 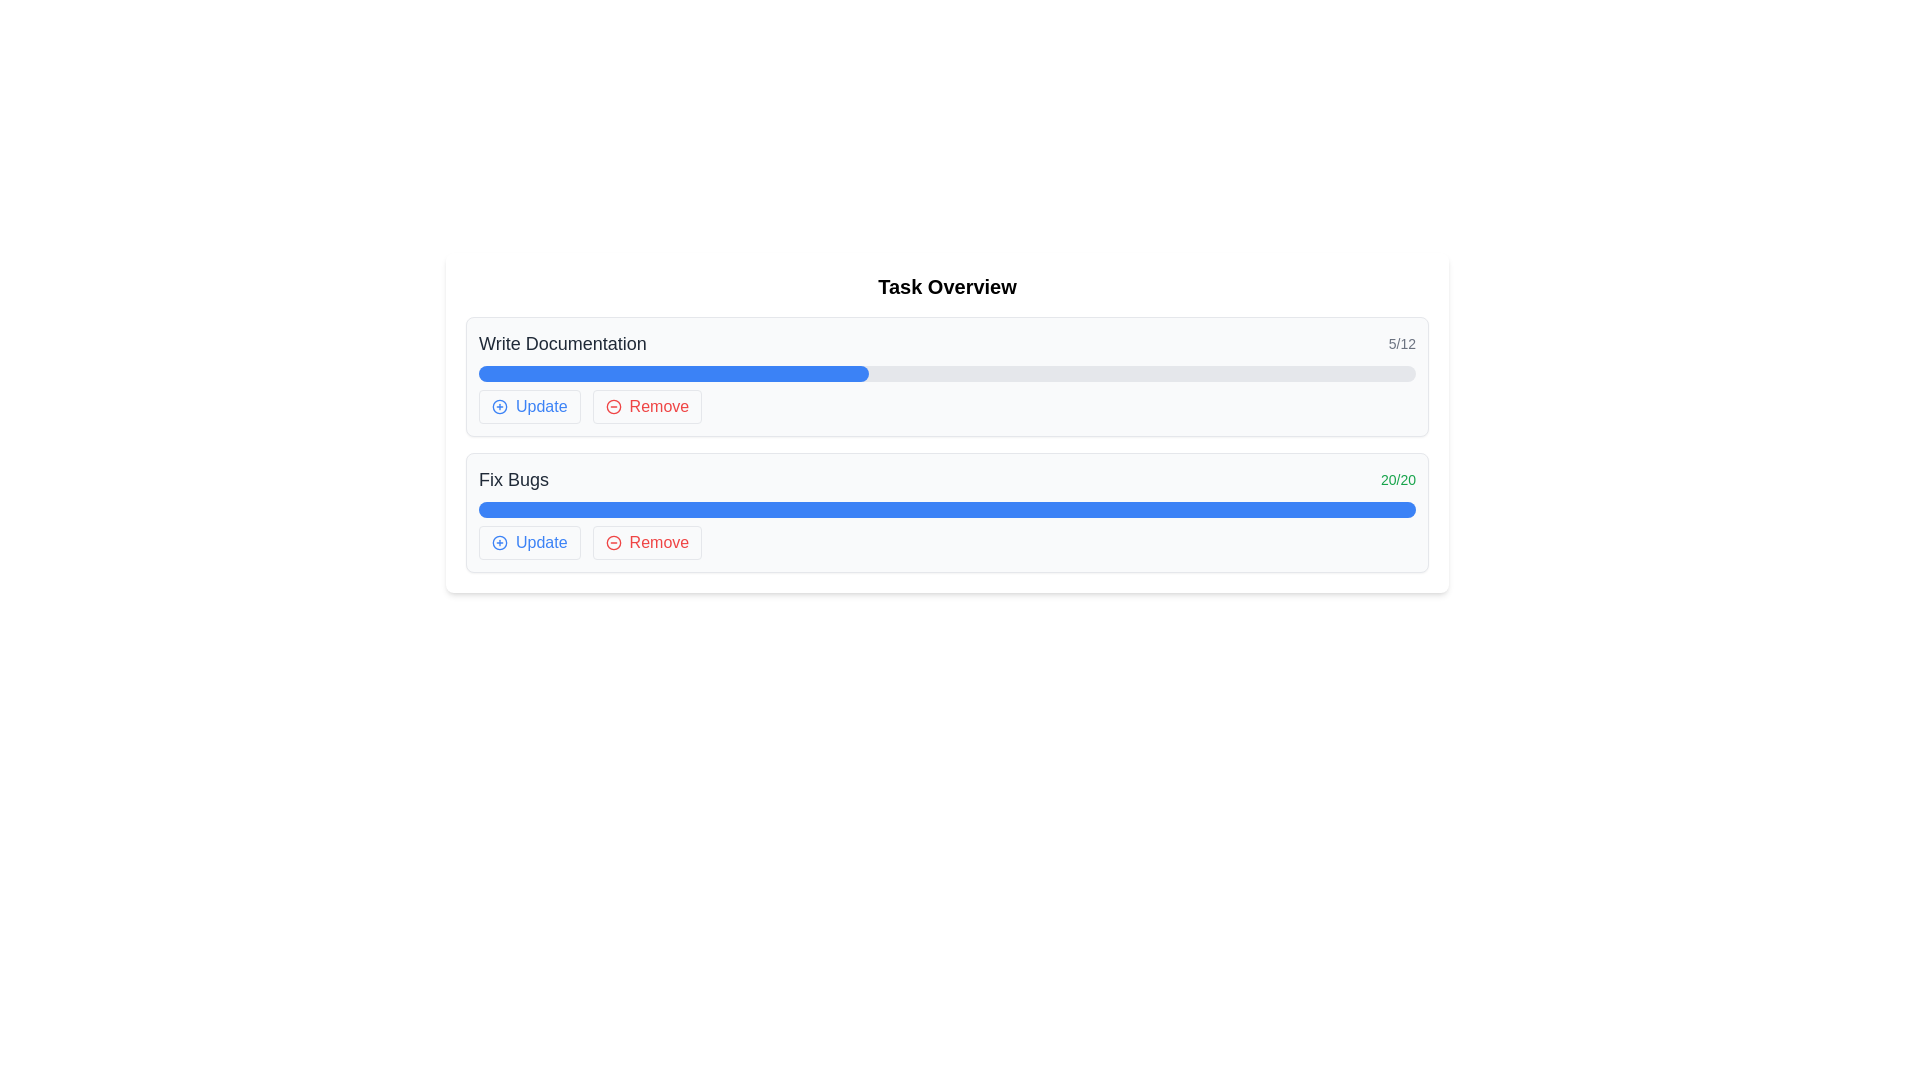 What do you see at coordinates (612, 543) in the screenshot?
I see `the circular portion of the 'Remove' action icon, which is a part of the circle-minus icon located below the 'Fix Bugs' task` at bounding box center [612, 543].